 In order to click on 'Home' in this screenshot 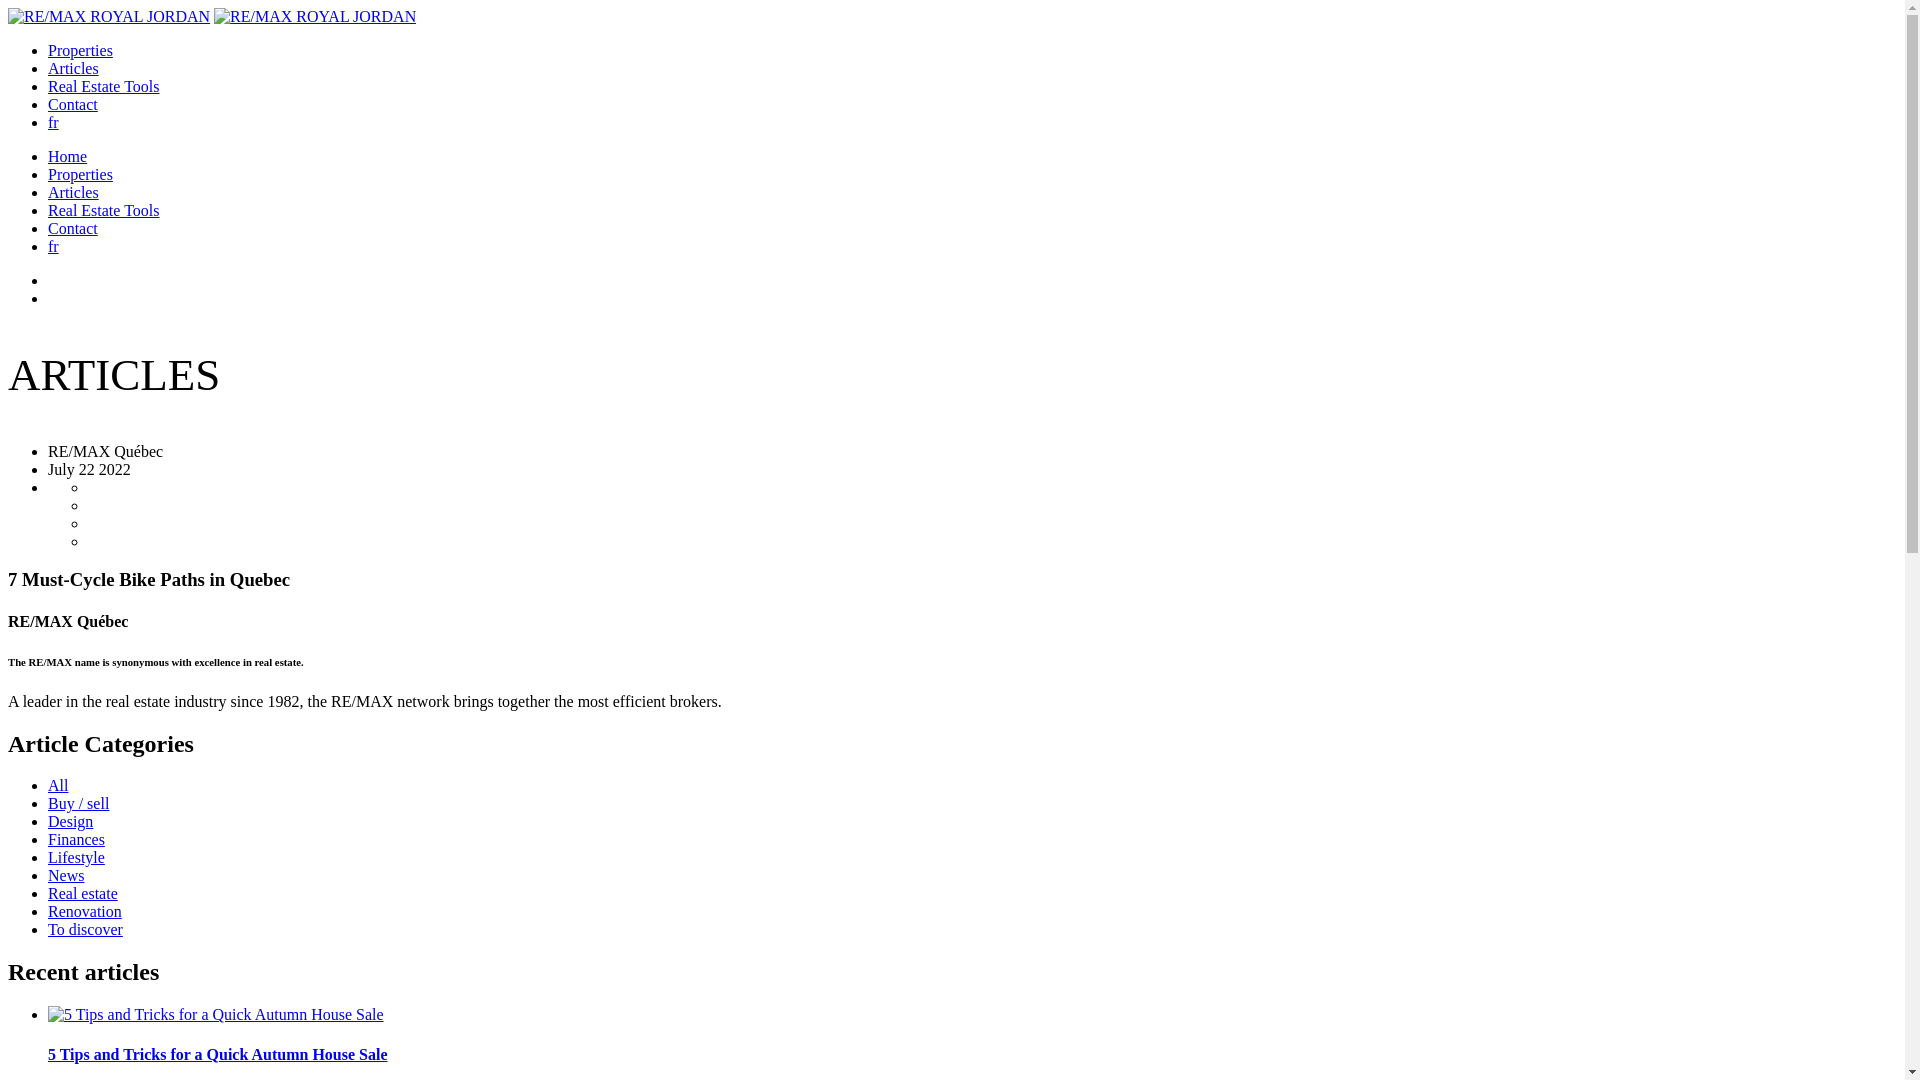, I will do `click(67, 155)`.